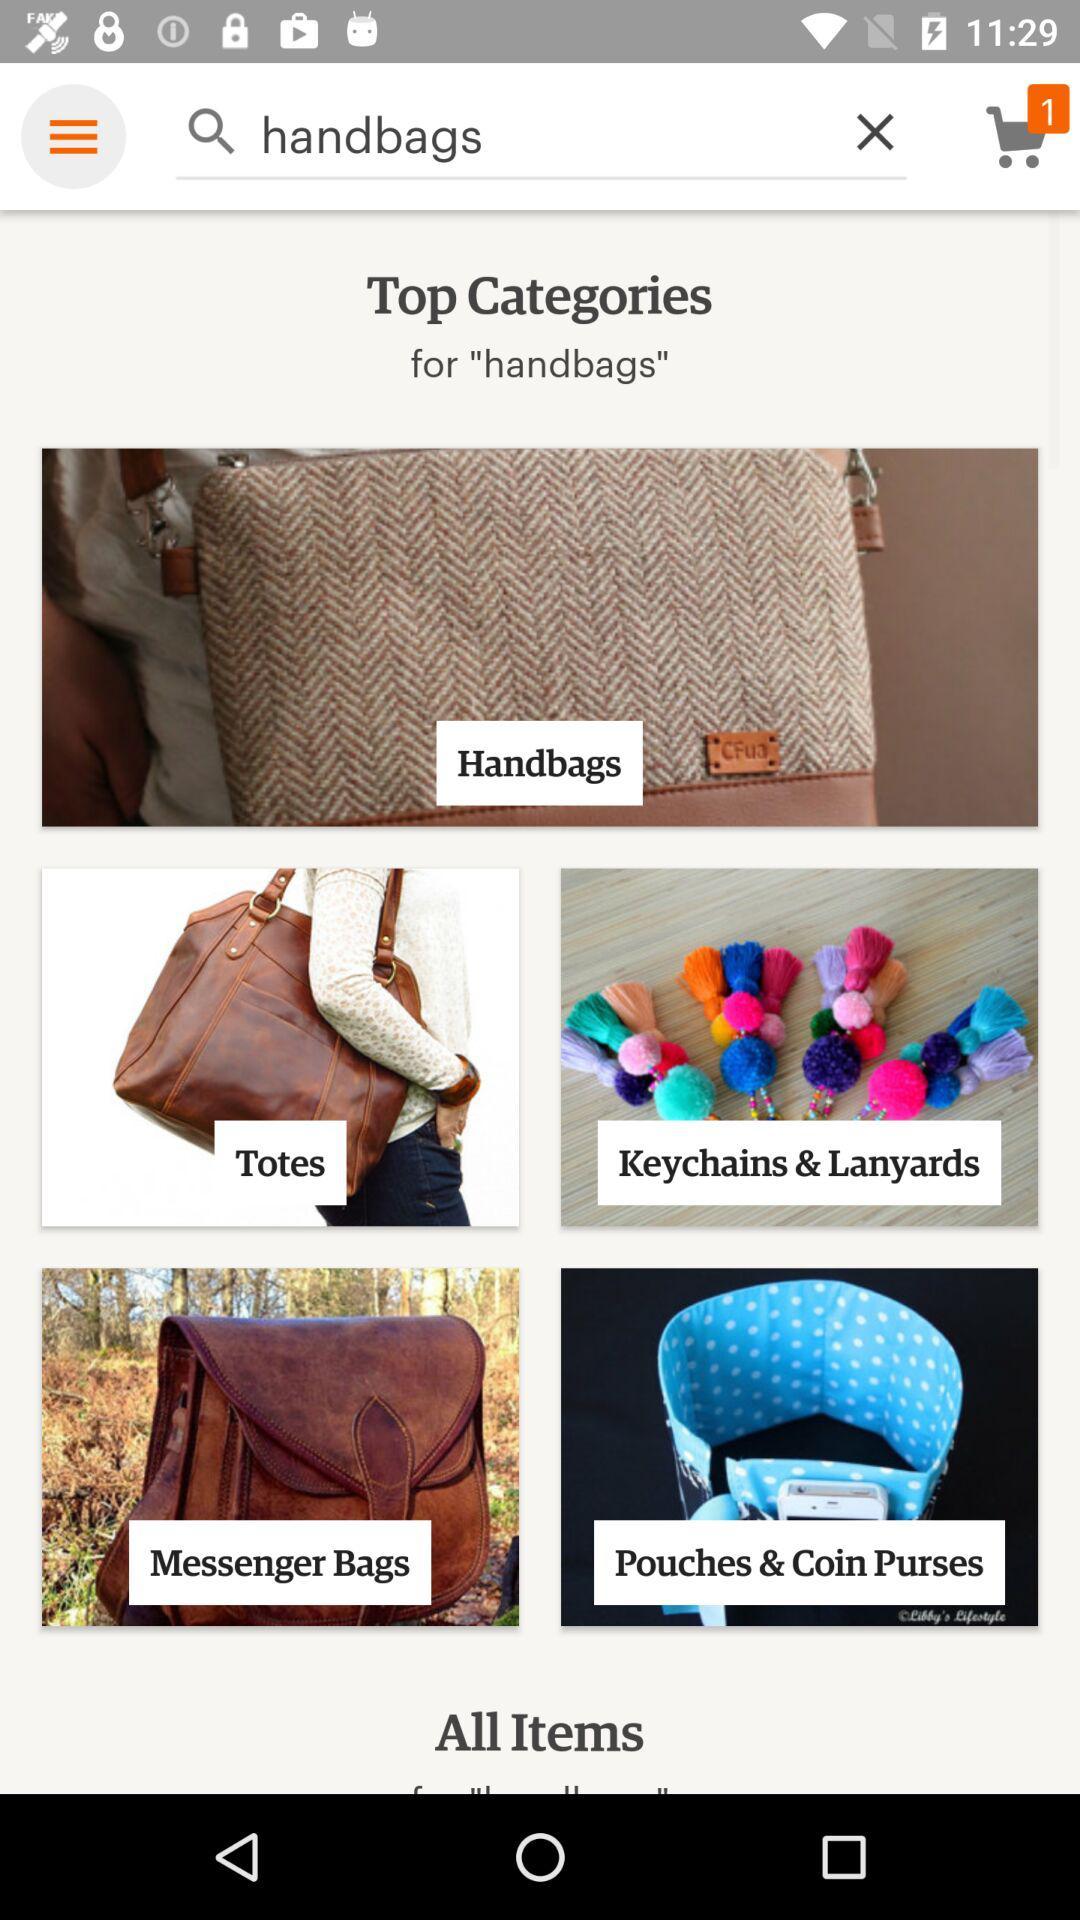 Image resolution: width=1080 pixels, height=1920 pixels. Describe the element at coordinates (863, 130) in the screenshot. I see `icon next to handbags` at that location.